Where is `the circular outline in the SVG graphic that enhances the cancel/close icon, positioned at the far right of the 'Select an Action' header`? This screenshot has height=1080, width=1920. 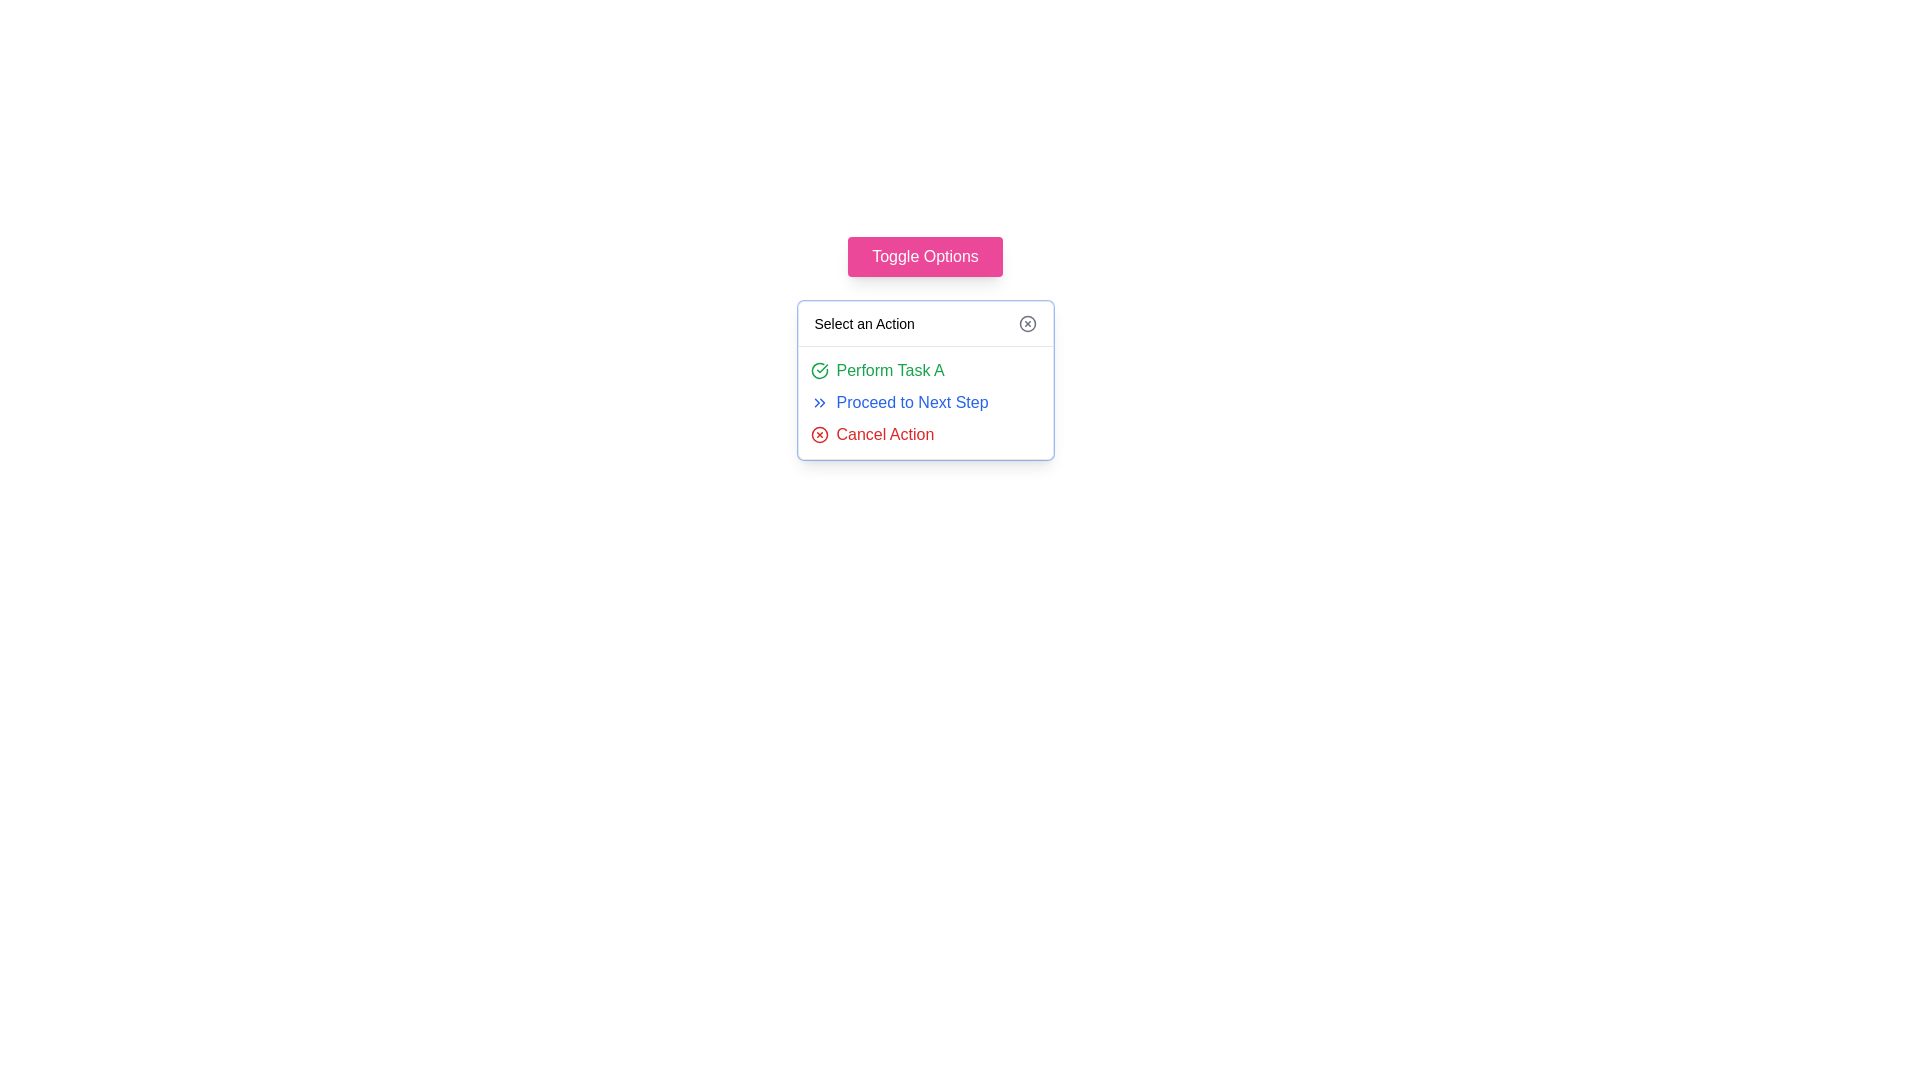
the circular outline in the SVG graphic that enhances the cancel/close icon, positioned at the far right of the 'Select an Action' header is located at coordinates (1027, 323).